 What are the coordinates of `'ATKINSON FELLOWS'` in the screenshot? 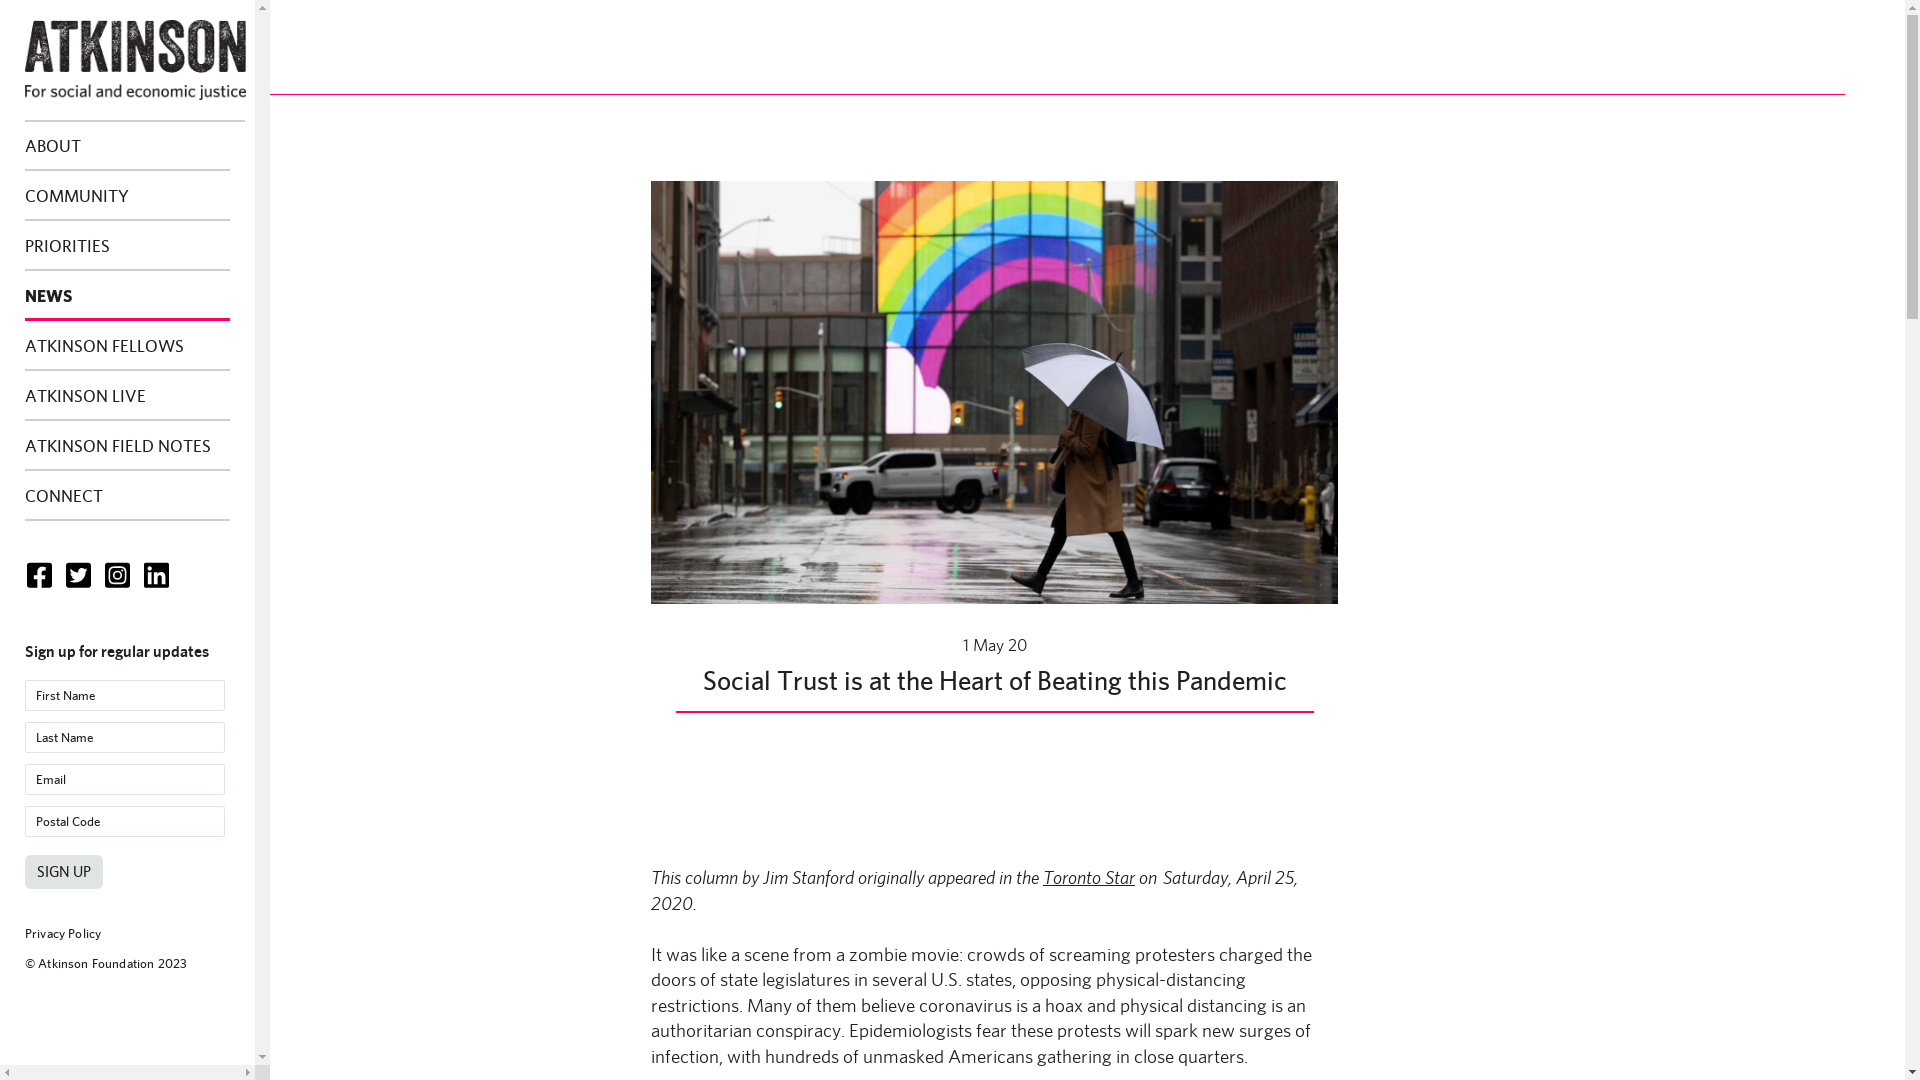 It's located at (126, 345).